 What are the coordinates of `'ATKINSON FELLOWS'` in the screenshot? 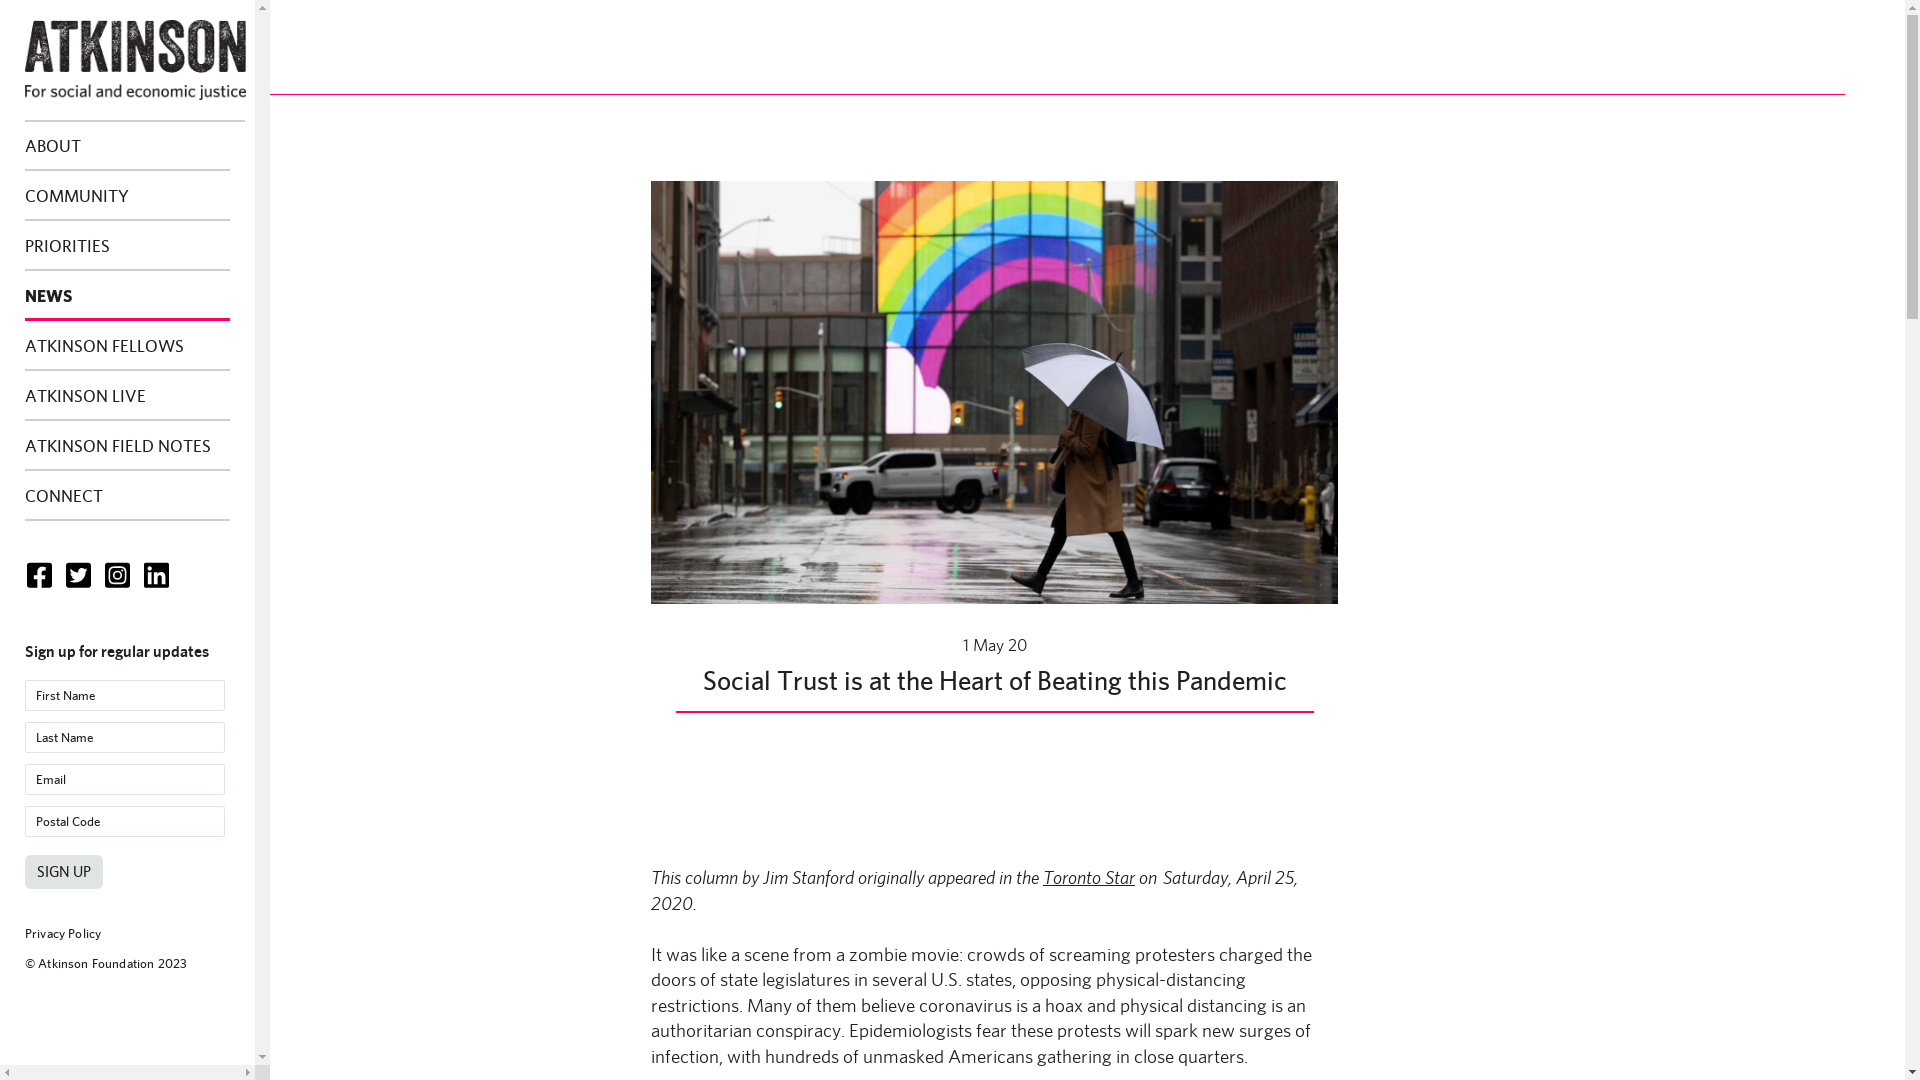 It's located at (126, 345).